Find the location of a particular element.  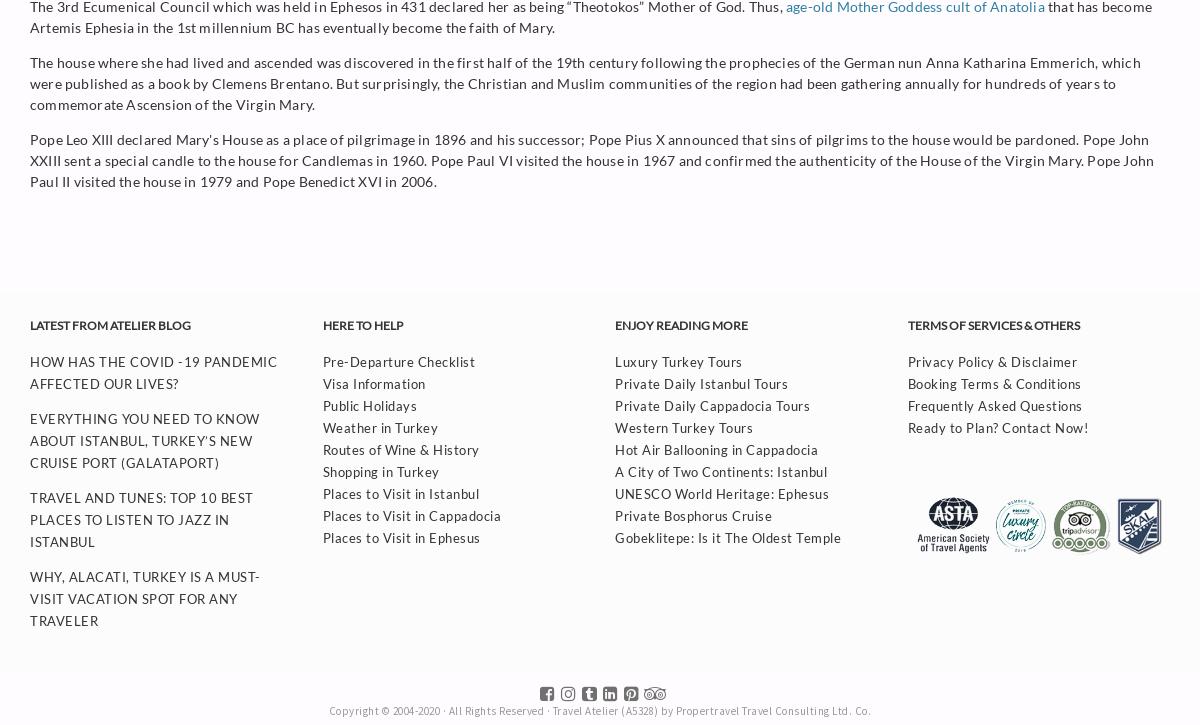

'Shopping in Turkey' is located at coordinates (380, 470).